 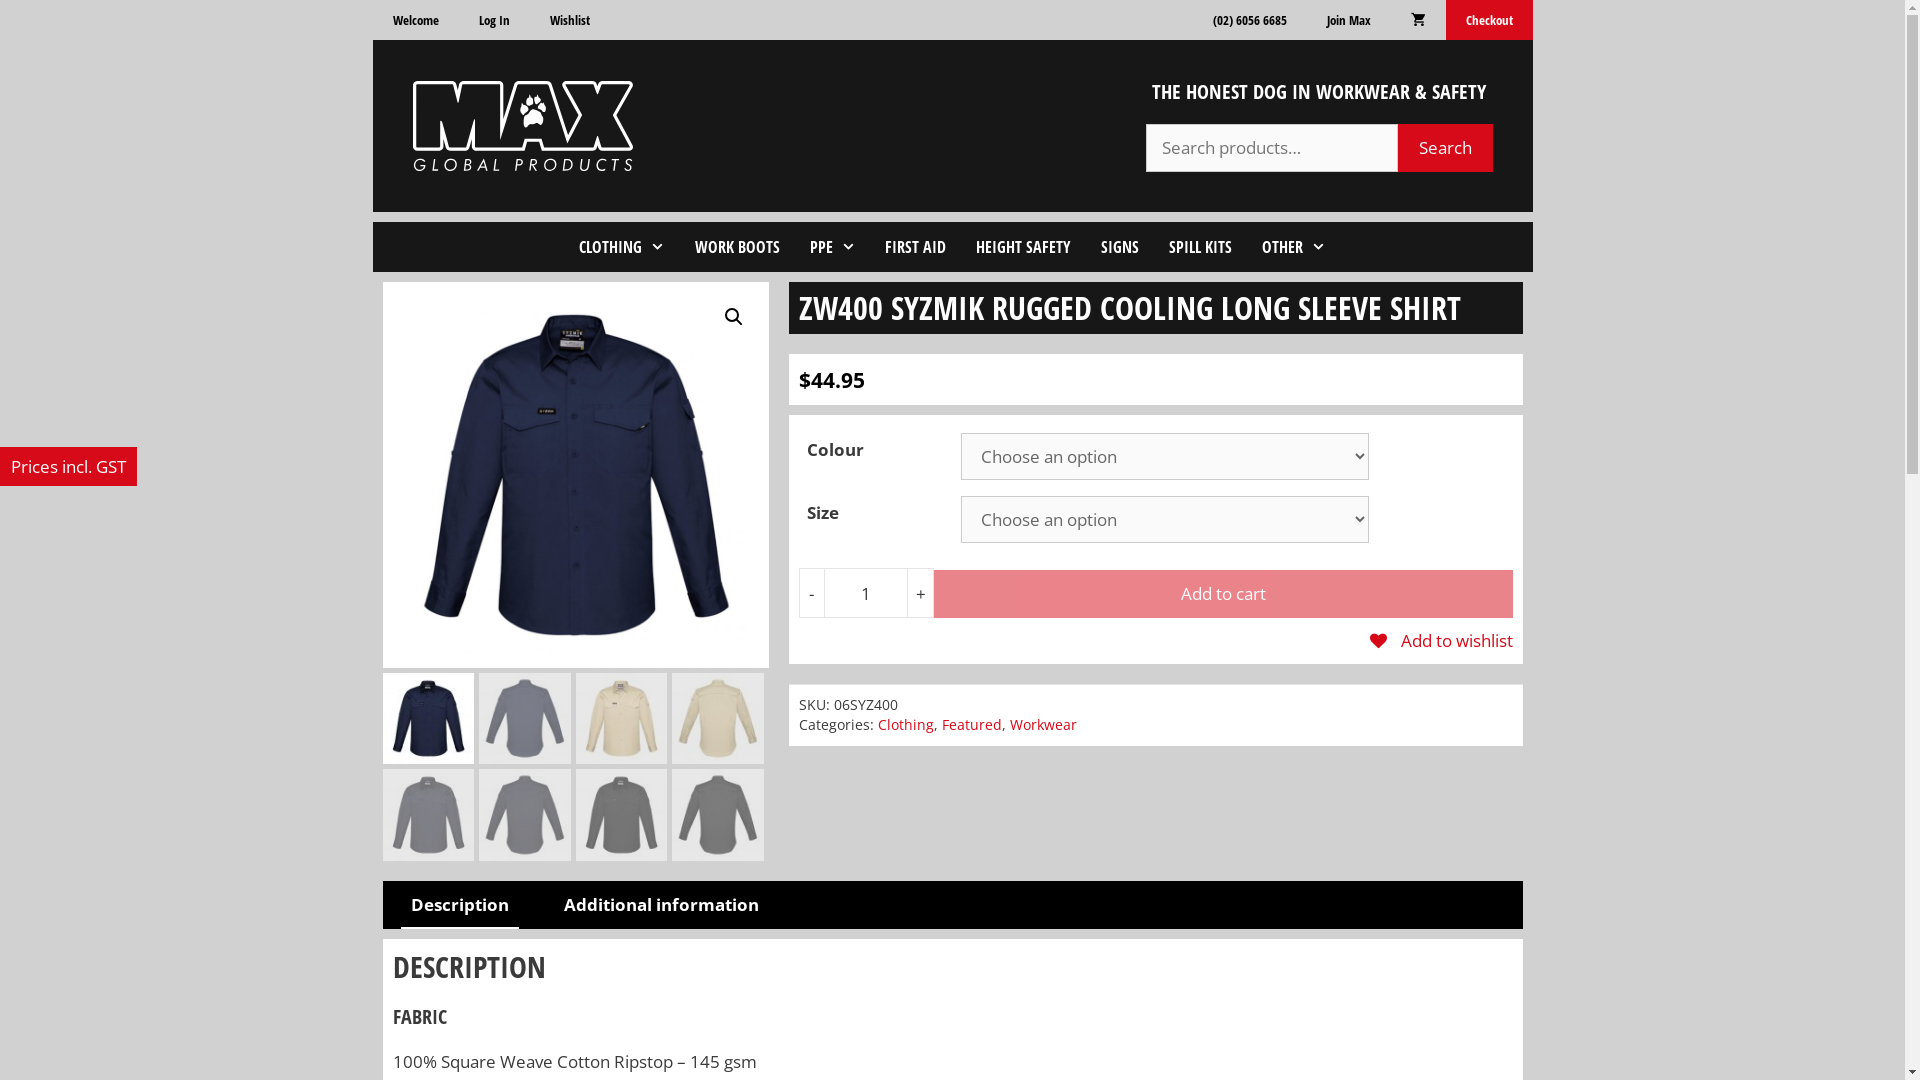 What do you see at coordinates (1042, 724) in the screenshot?
I see `'Workwear'` at bounding box center [1042, 724].